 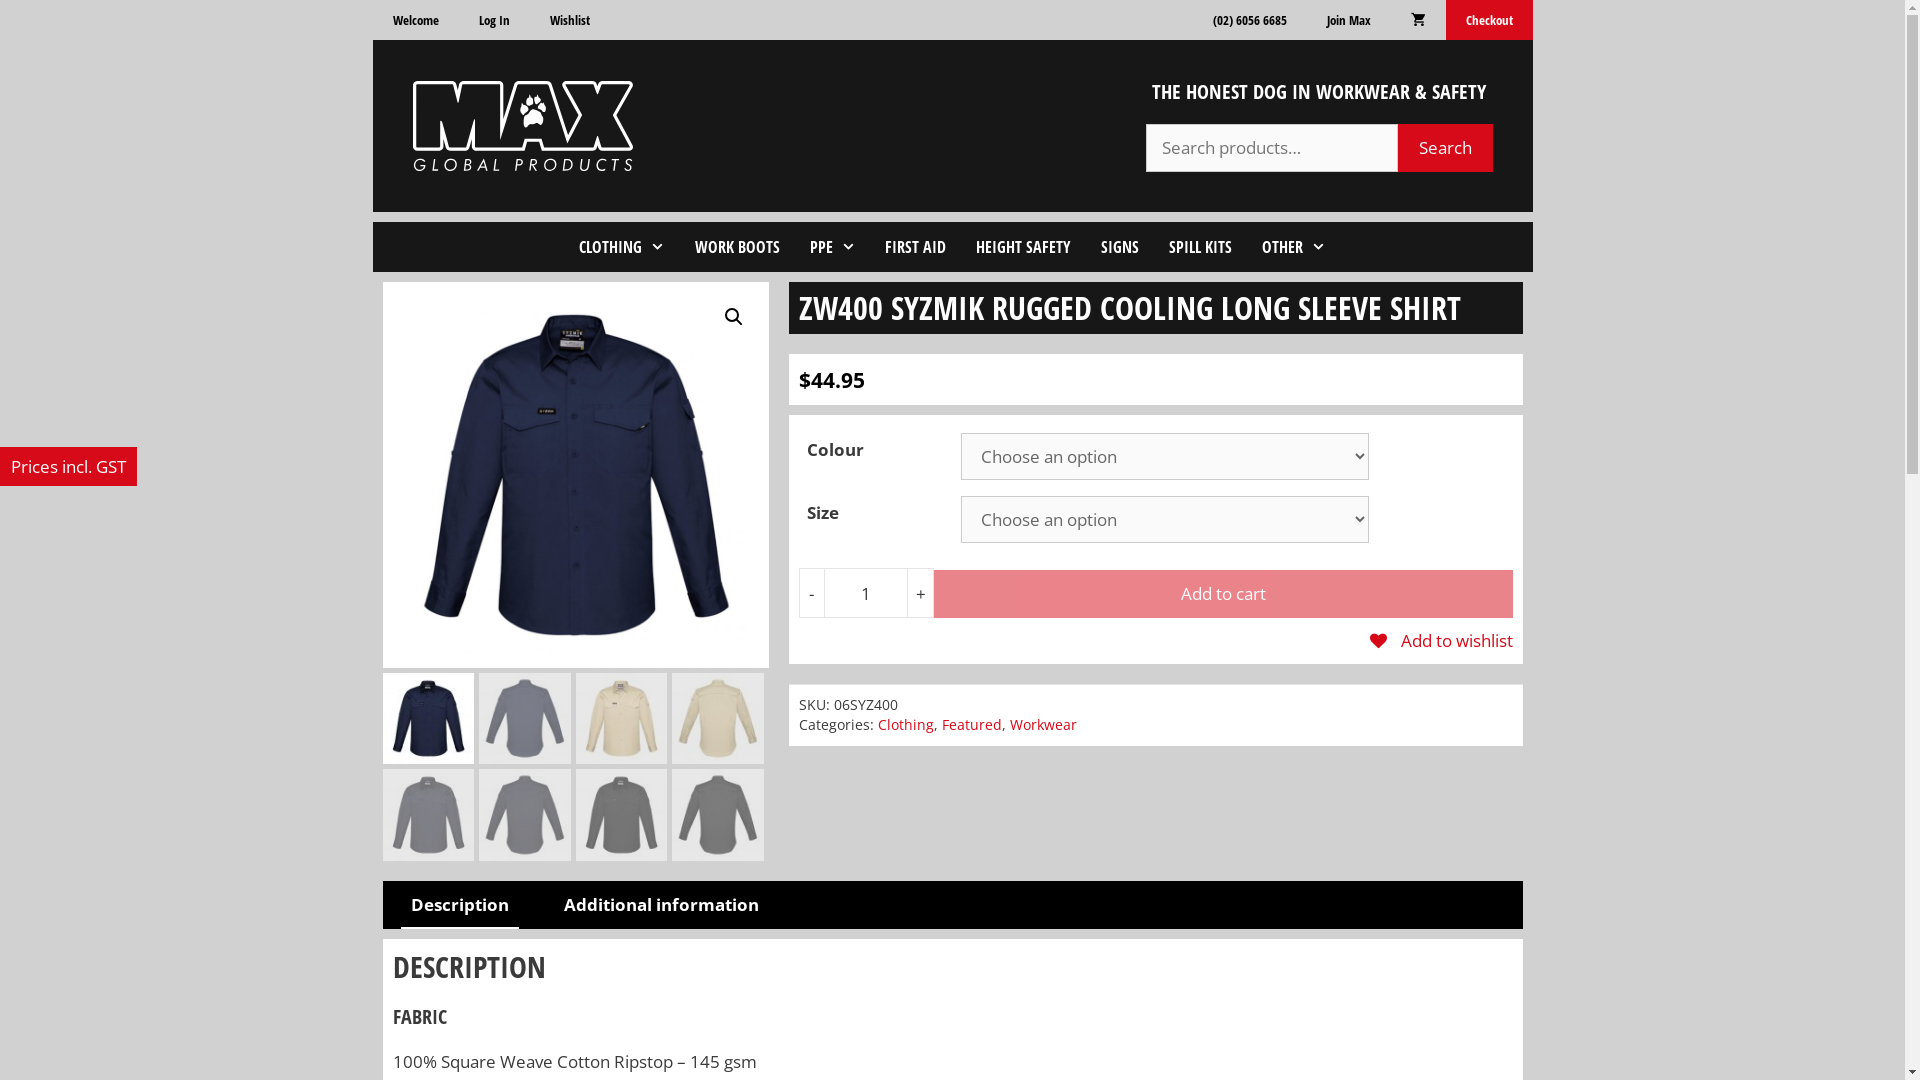 What do you see at coordinates (1042, 724) in the screenshot?
I see `'Workwear'` at bounding box center [1042, 724].